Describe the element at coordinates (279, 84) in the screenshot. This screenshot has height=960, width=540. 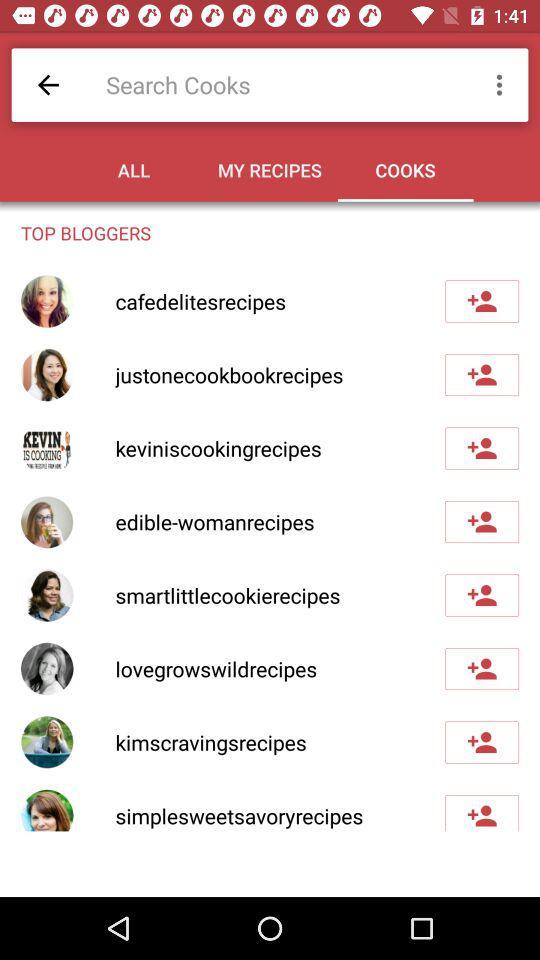
I see `icon above all item` at that location.